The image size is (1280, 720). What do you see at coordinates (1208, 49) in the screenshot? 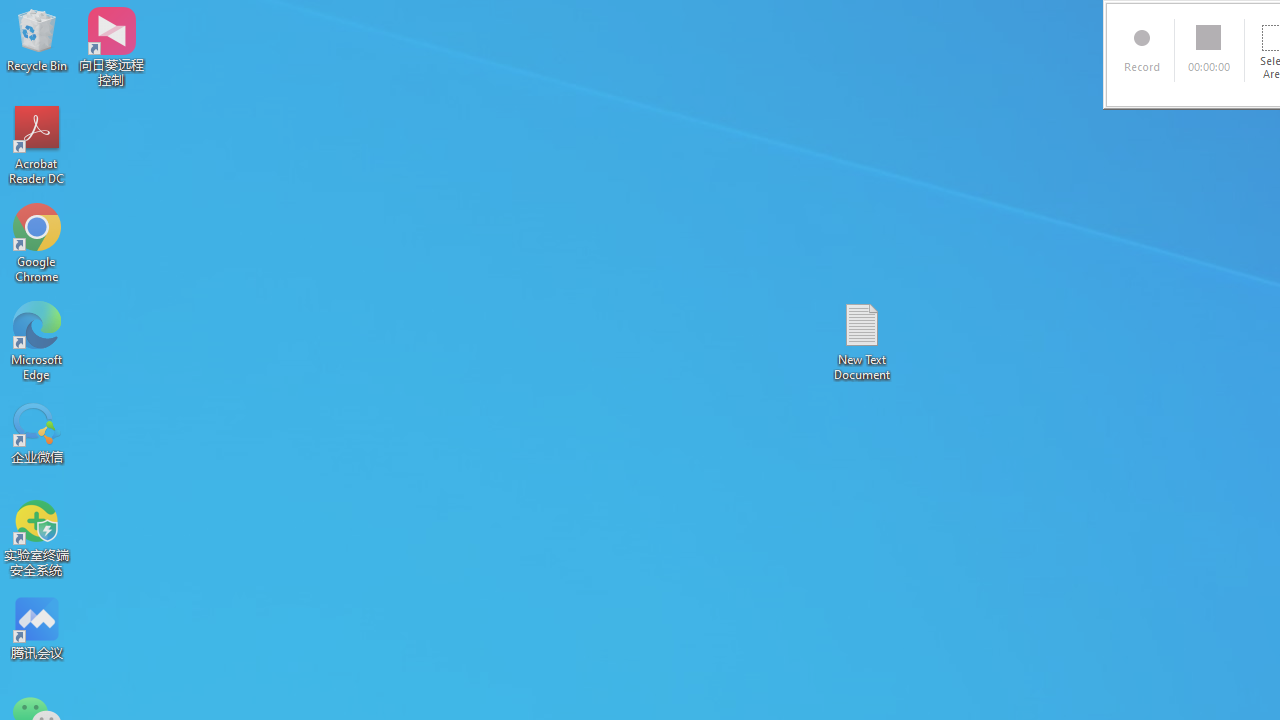
I see `'00:00:00'` at bounding box center [1208, 49].